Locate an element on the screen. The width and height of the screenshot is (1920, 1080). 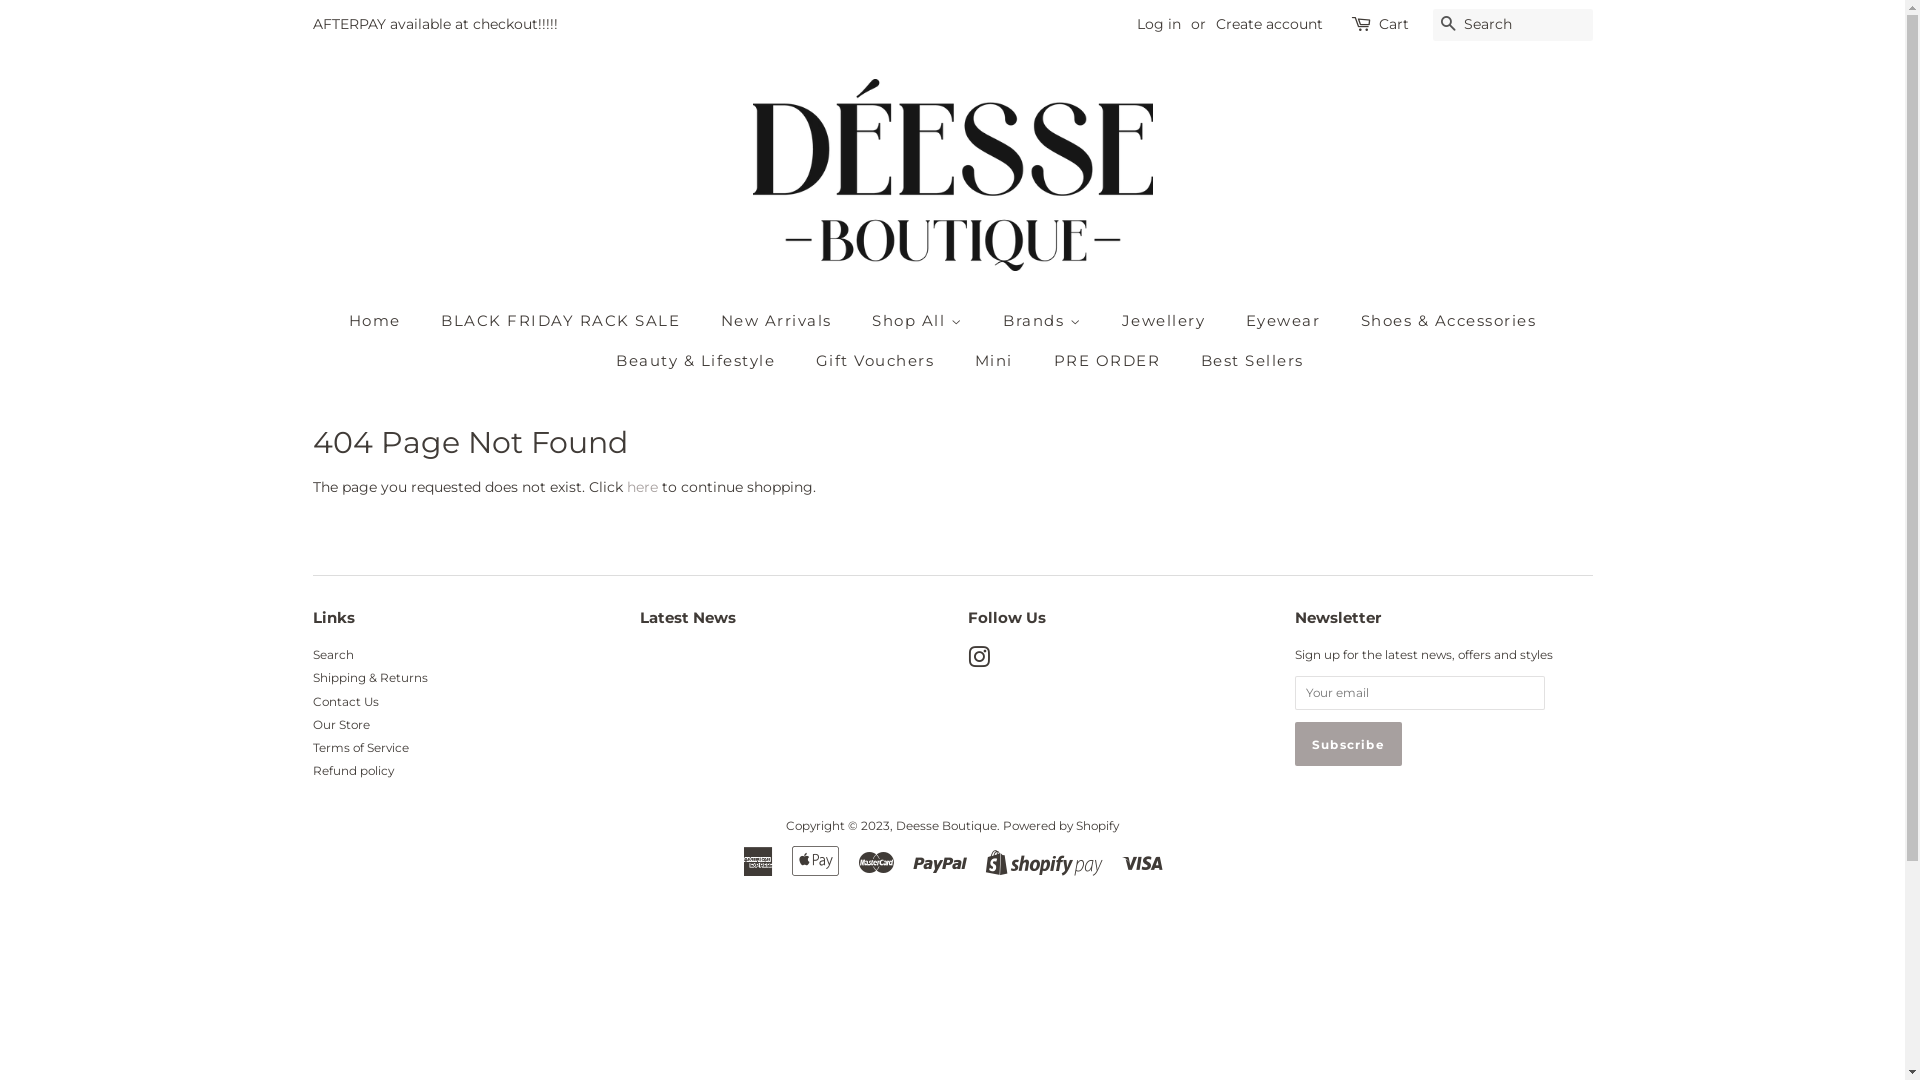
'Instagram' is located at coordinates (979, 661).